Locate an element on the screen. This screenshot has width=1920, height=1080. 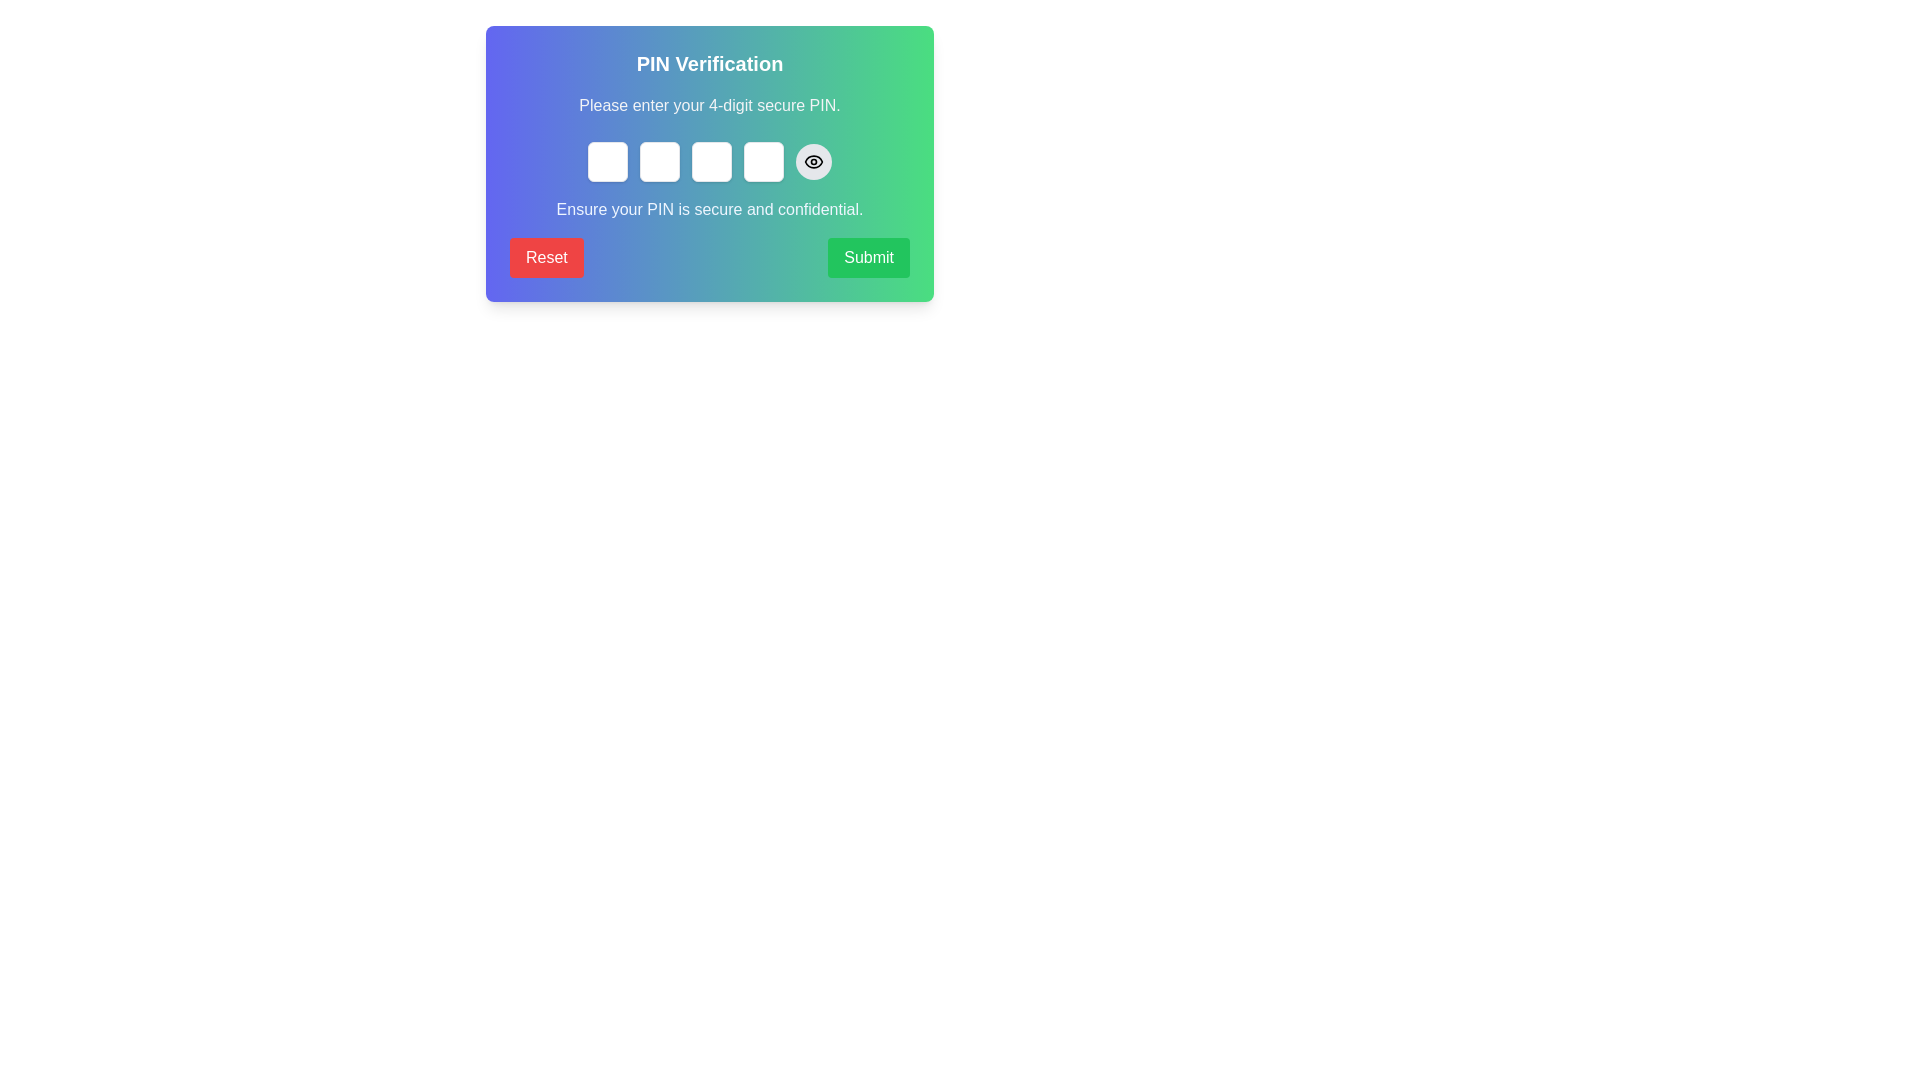
the text label displaying 'Please enter your 4-digit secure PIN.' which is centrally aligned and located below the 'PIN Verification' text is located at coordinates (710, 105).